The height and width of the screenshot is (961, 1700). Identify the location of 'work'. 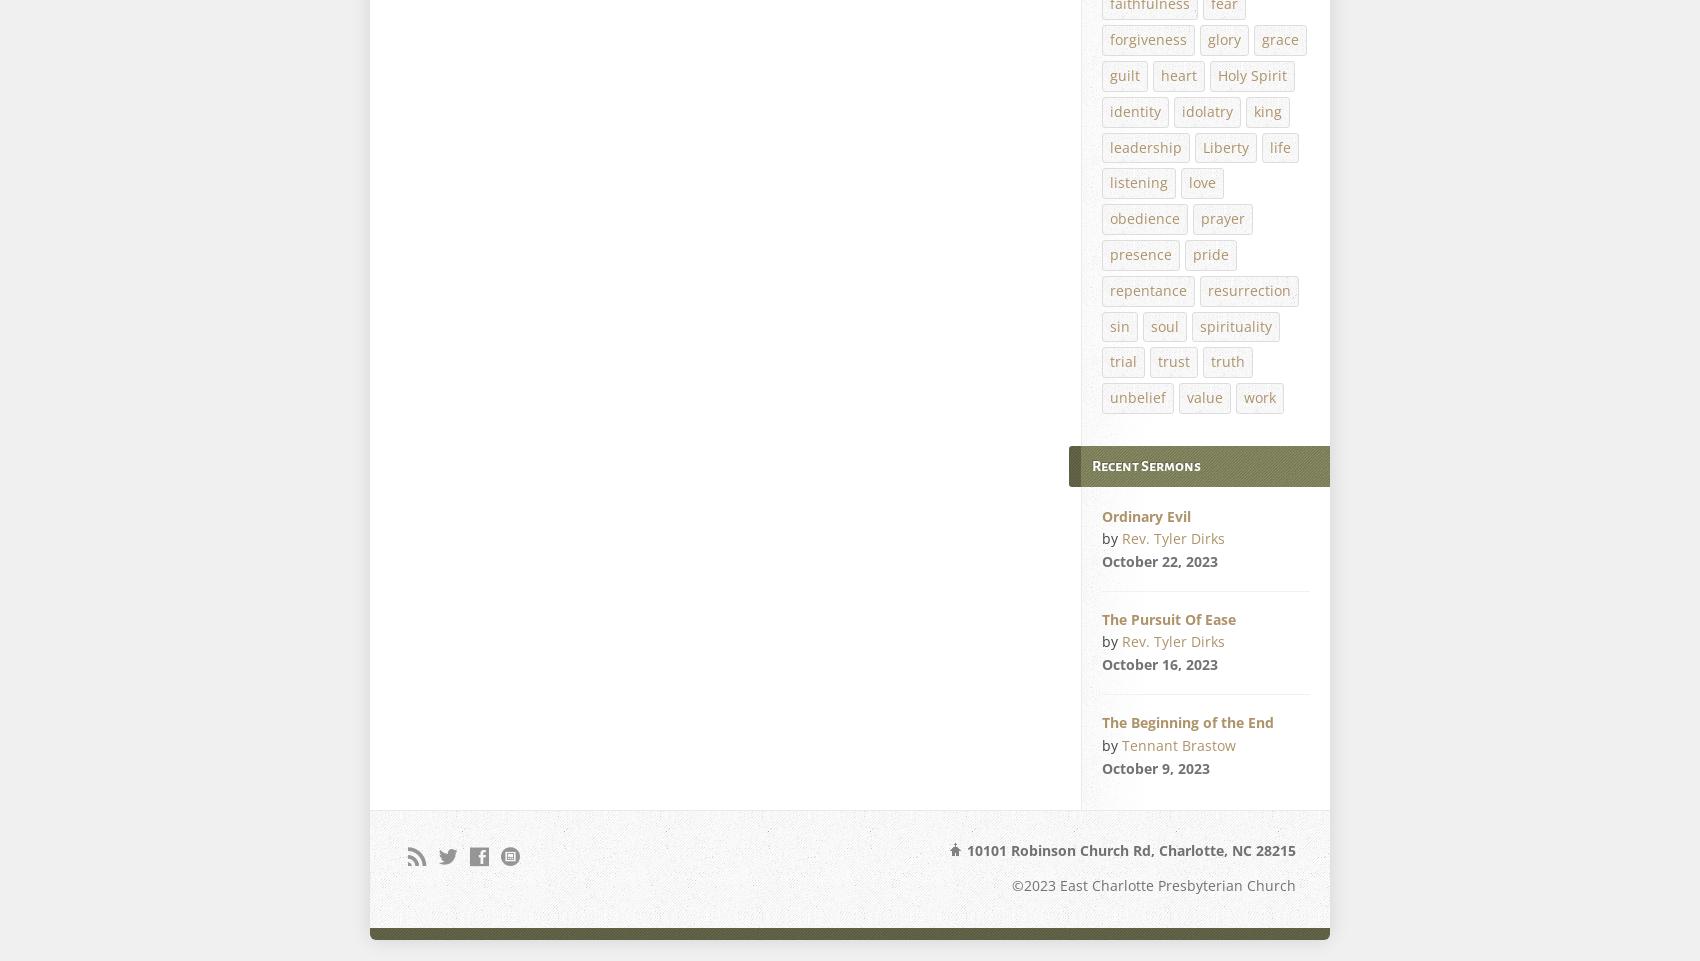
(1243, 397).